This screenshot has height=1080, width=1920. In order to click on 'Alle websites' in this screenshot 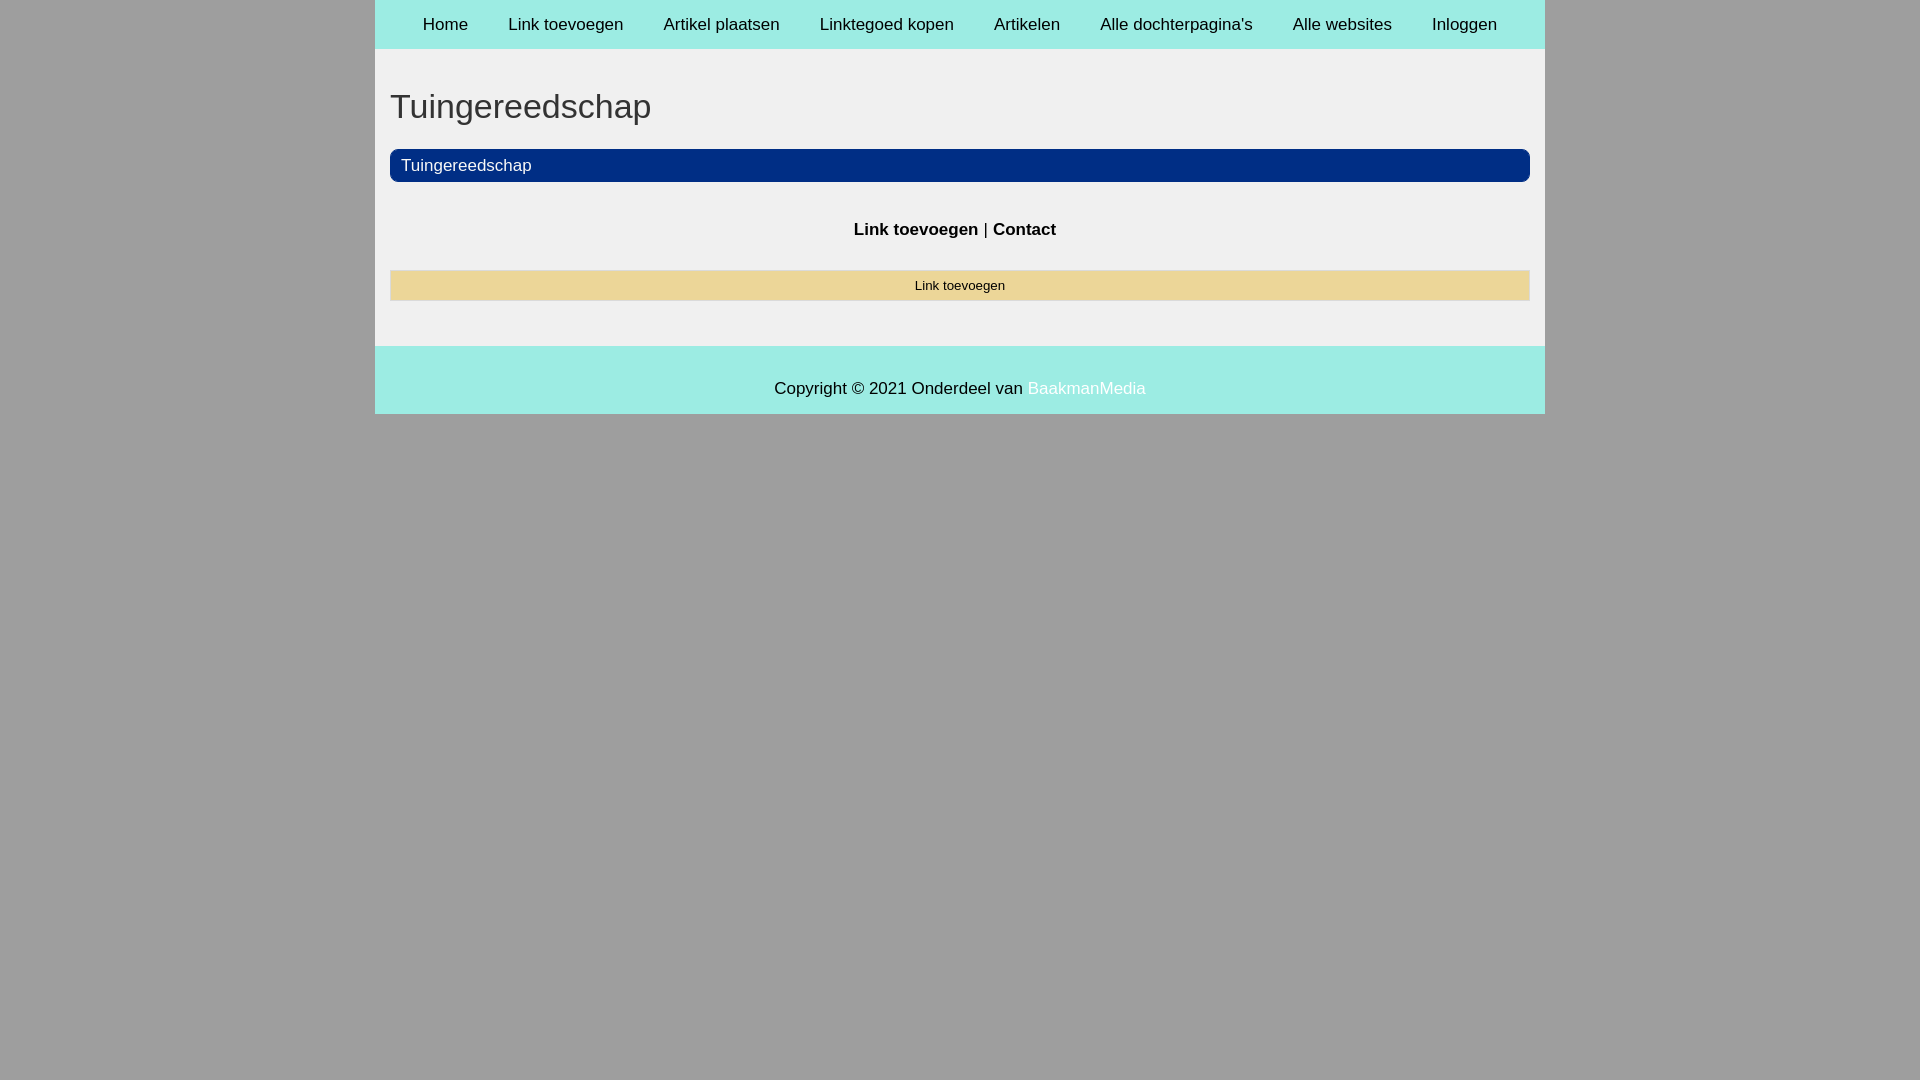, I will do `click(1342, 24)`.